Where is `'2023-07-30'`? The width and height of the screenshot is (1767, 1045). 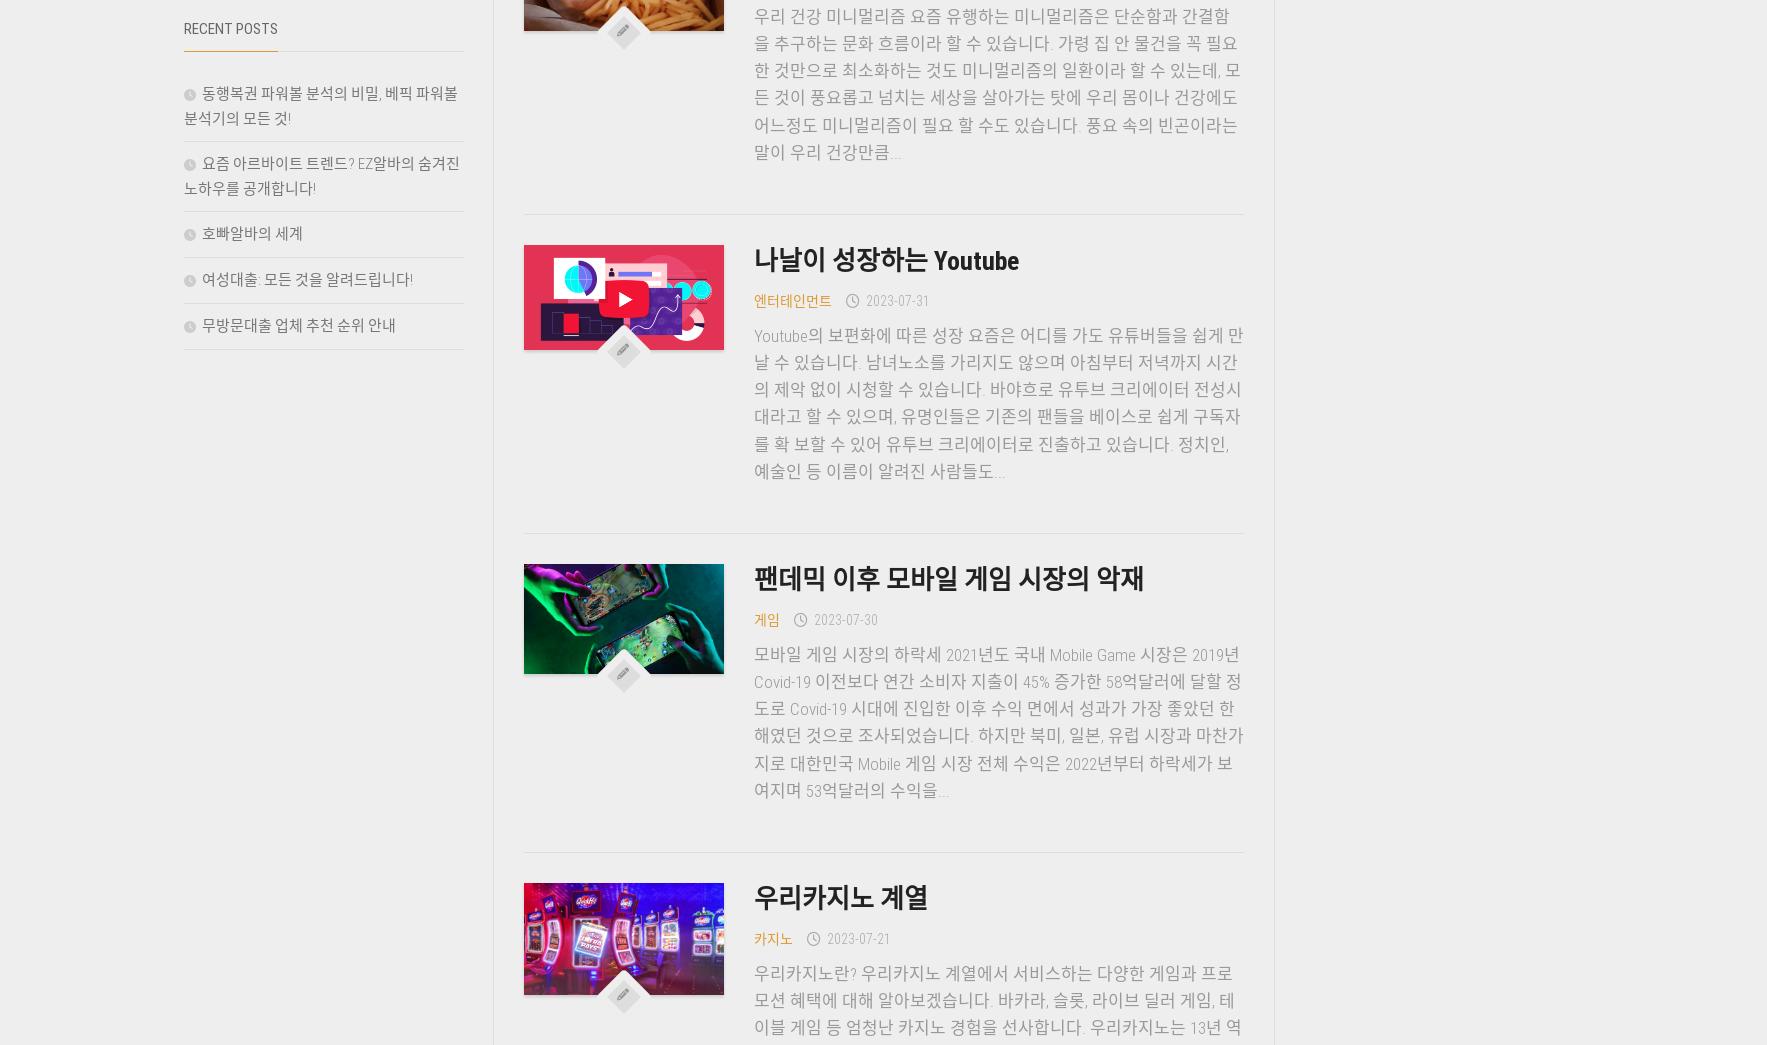
'2023-07-30' is located at coordinates (843, 617).